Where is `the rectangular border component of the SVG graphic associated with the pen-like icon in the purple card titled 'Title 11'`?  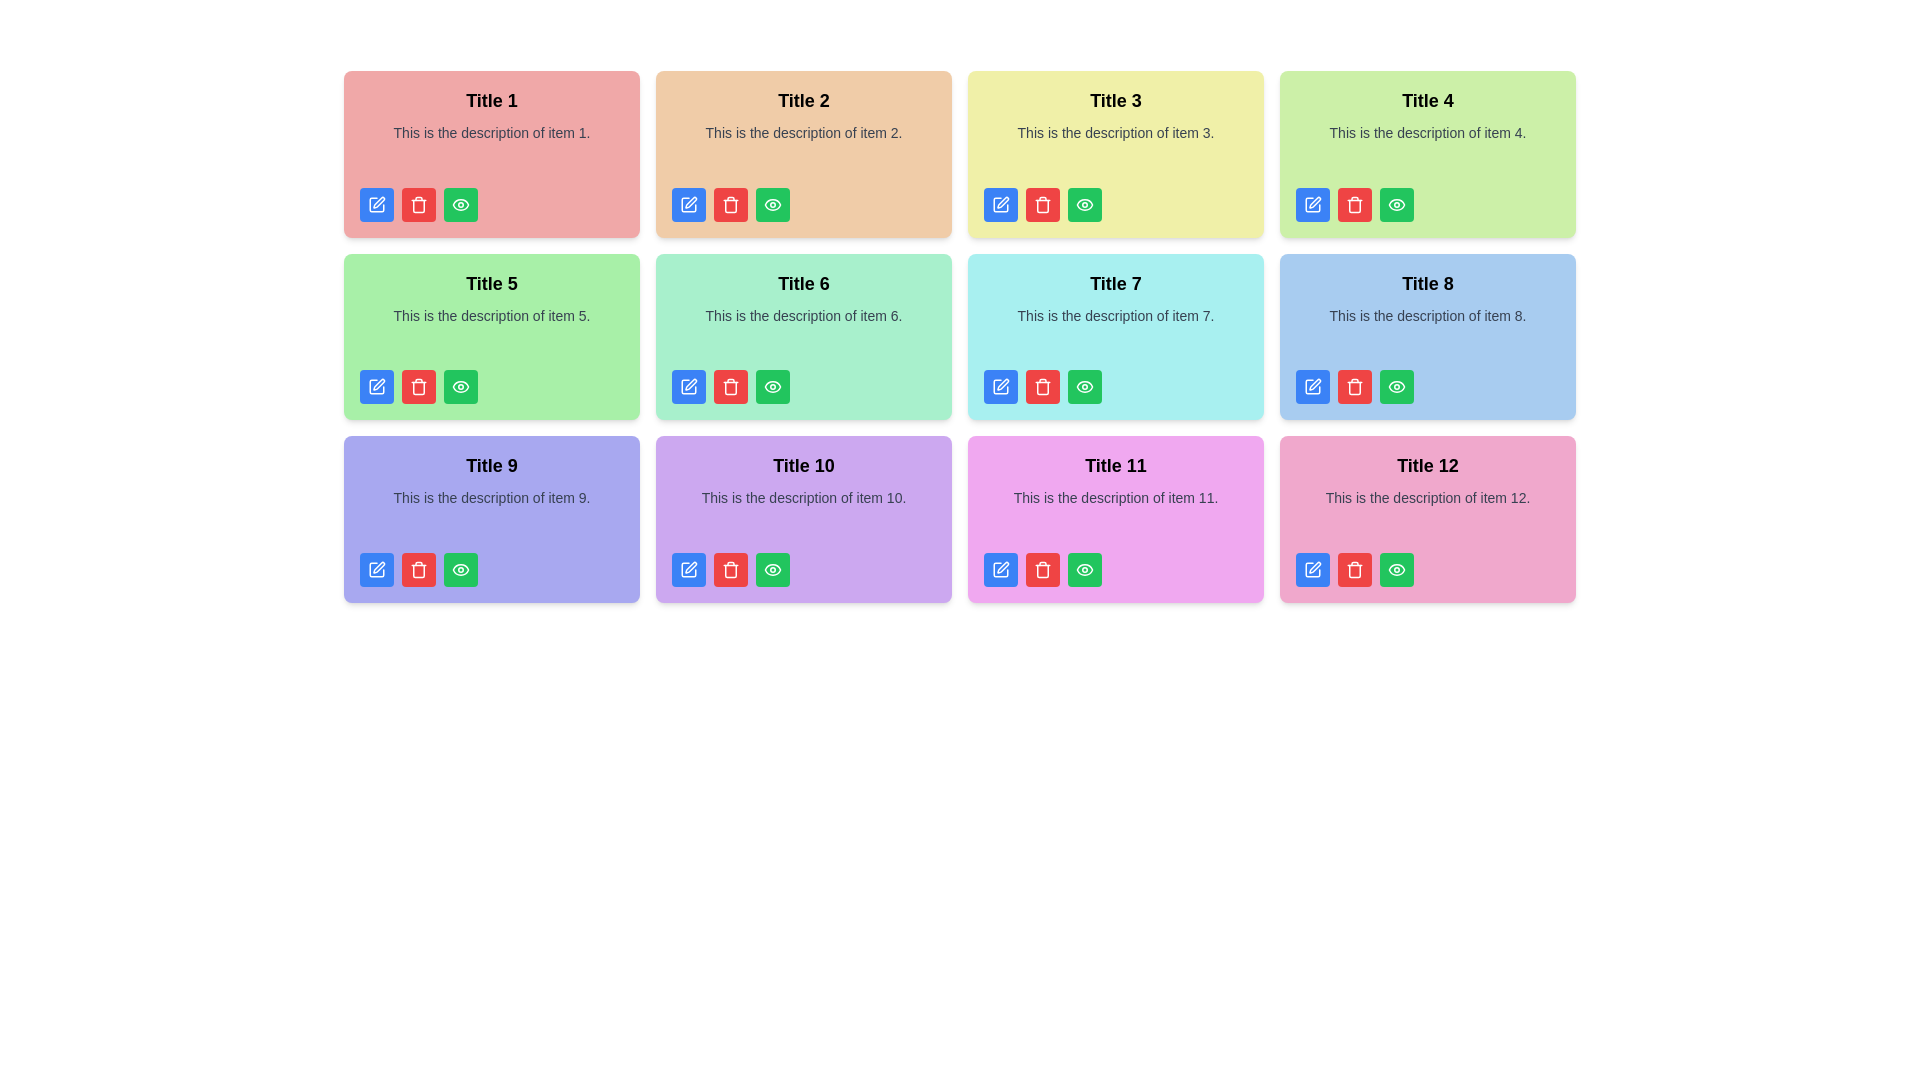 the rectangular border component of the SVG graphic associated with the pen-like icon in the purple card titled 'Title 11' is located at coordinates (1001, 569).